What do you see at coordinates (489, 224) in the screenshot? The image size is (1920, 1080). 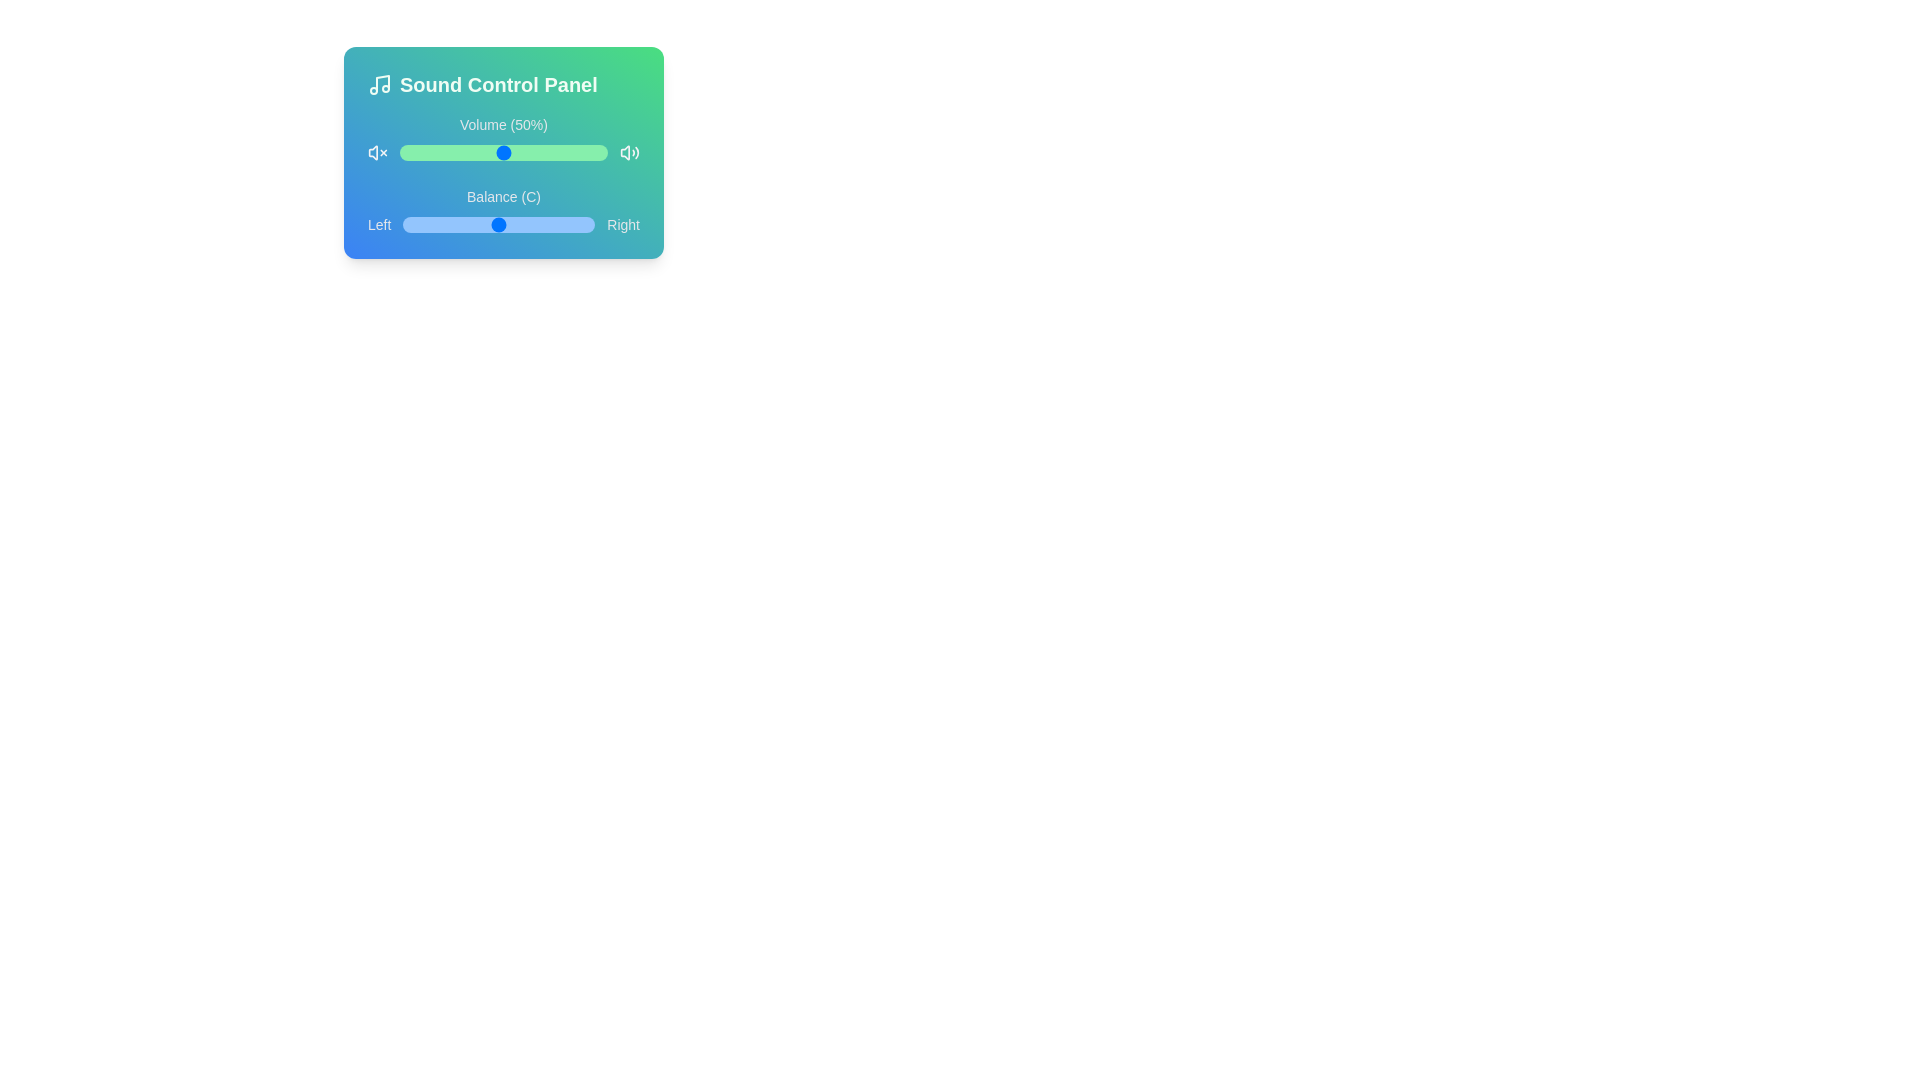 I see `balance` at bounding box center [489, 224].